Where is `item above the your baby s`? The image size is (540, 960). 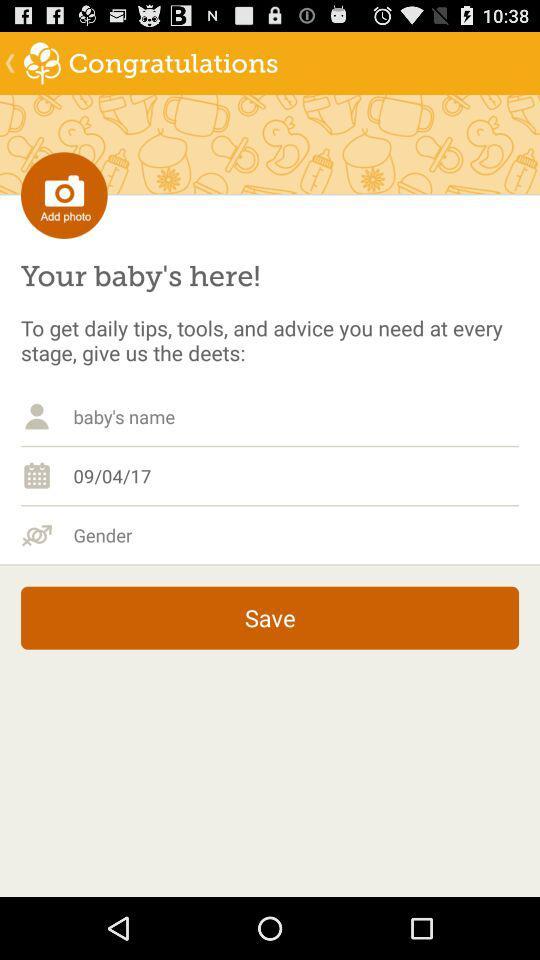 item above the your baby s is located at coordinates (64, 195).